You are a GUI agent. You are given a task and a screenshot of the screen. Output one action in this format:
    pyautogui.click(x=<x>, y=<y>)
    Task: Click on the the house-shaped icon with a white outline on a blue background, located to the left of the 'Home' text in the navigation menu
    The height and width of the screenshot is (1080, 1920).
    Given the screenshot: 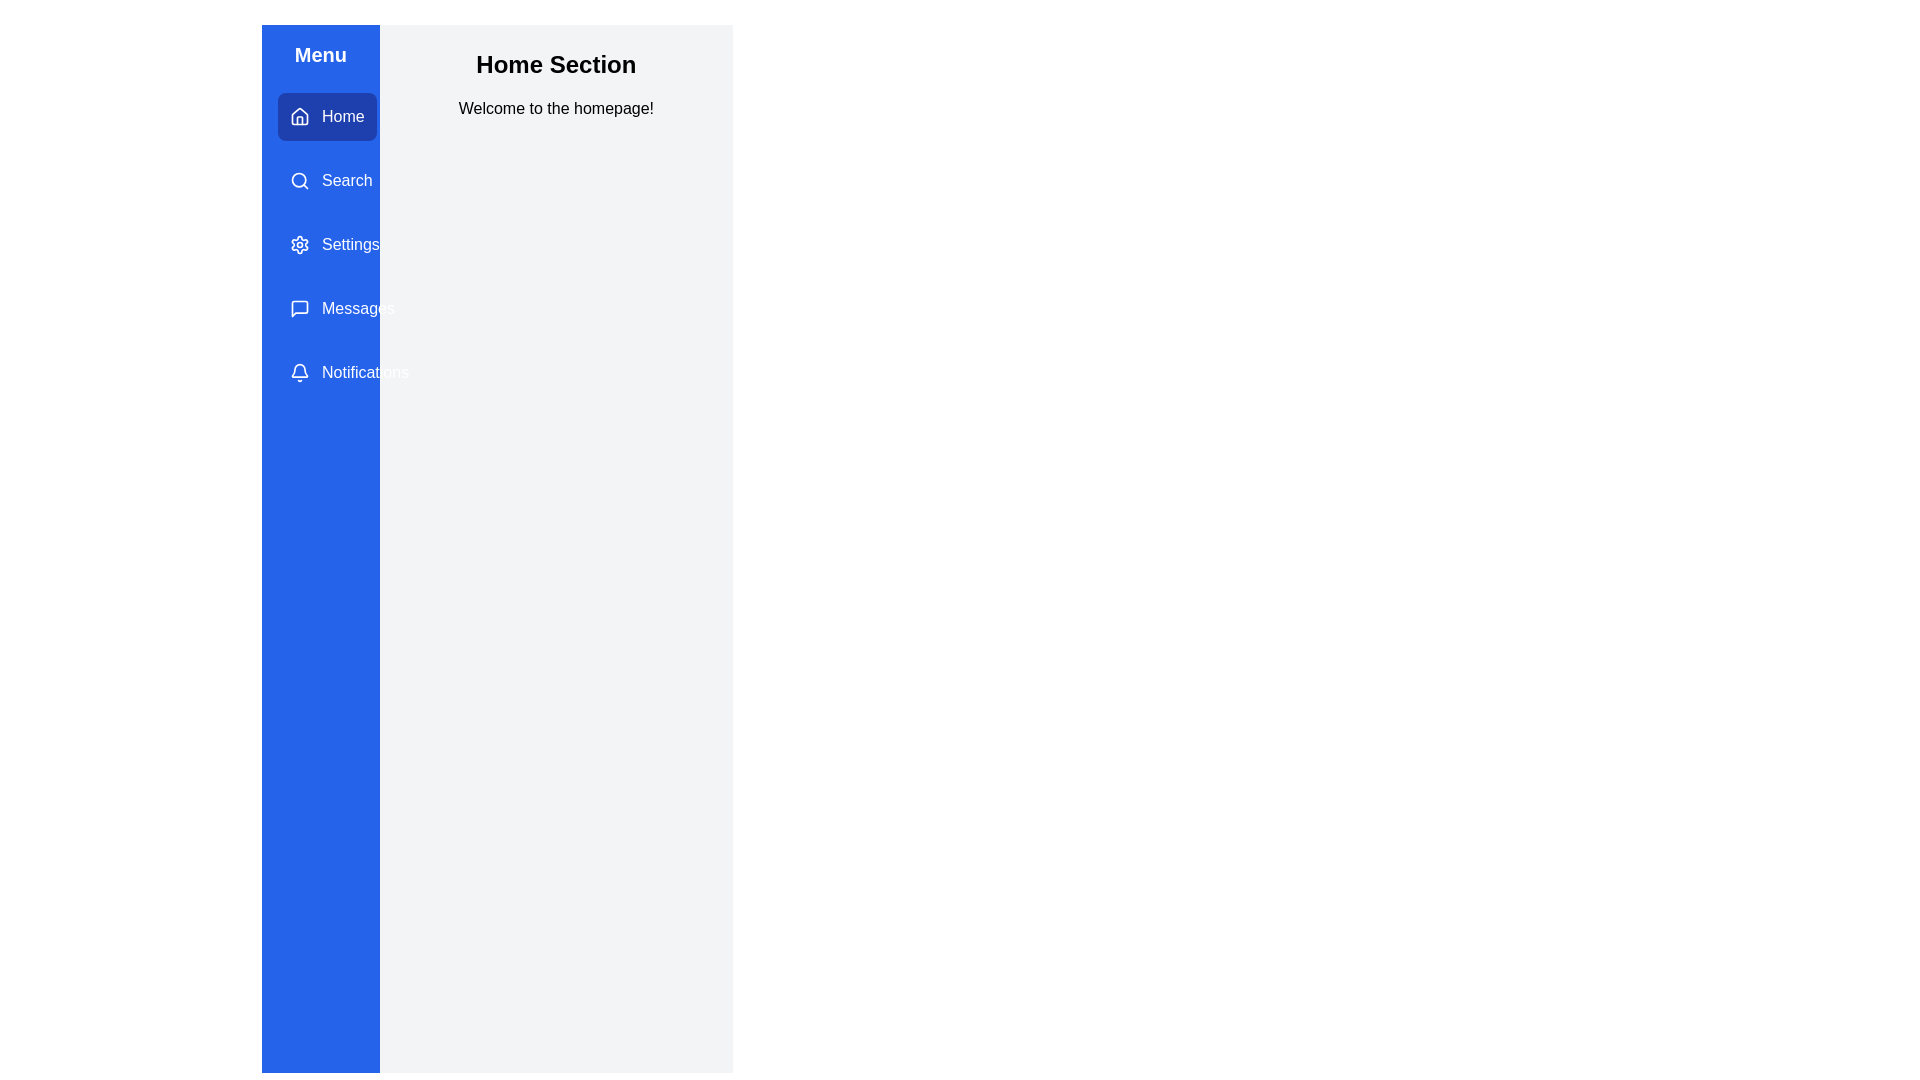 What is the action you would take?
    pyautogui.click(x=298, y=116)
    